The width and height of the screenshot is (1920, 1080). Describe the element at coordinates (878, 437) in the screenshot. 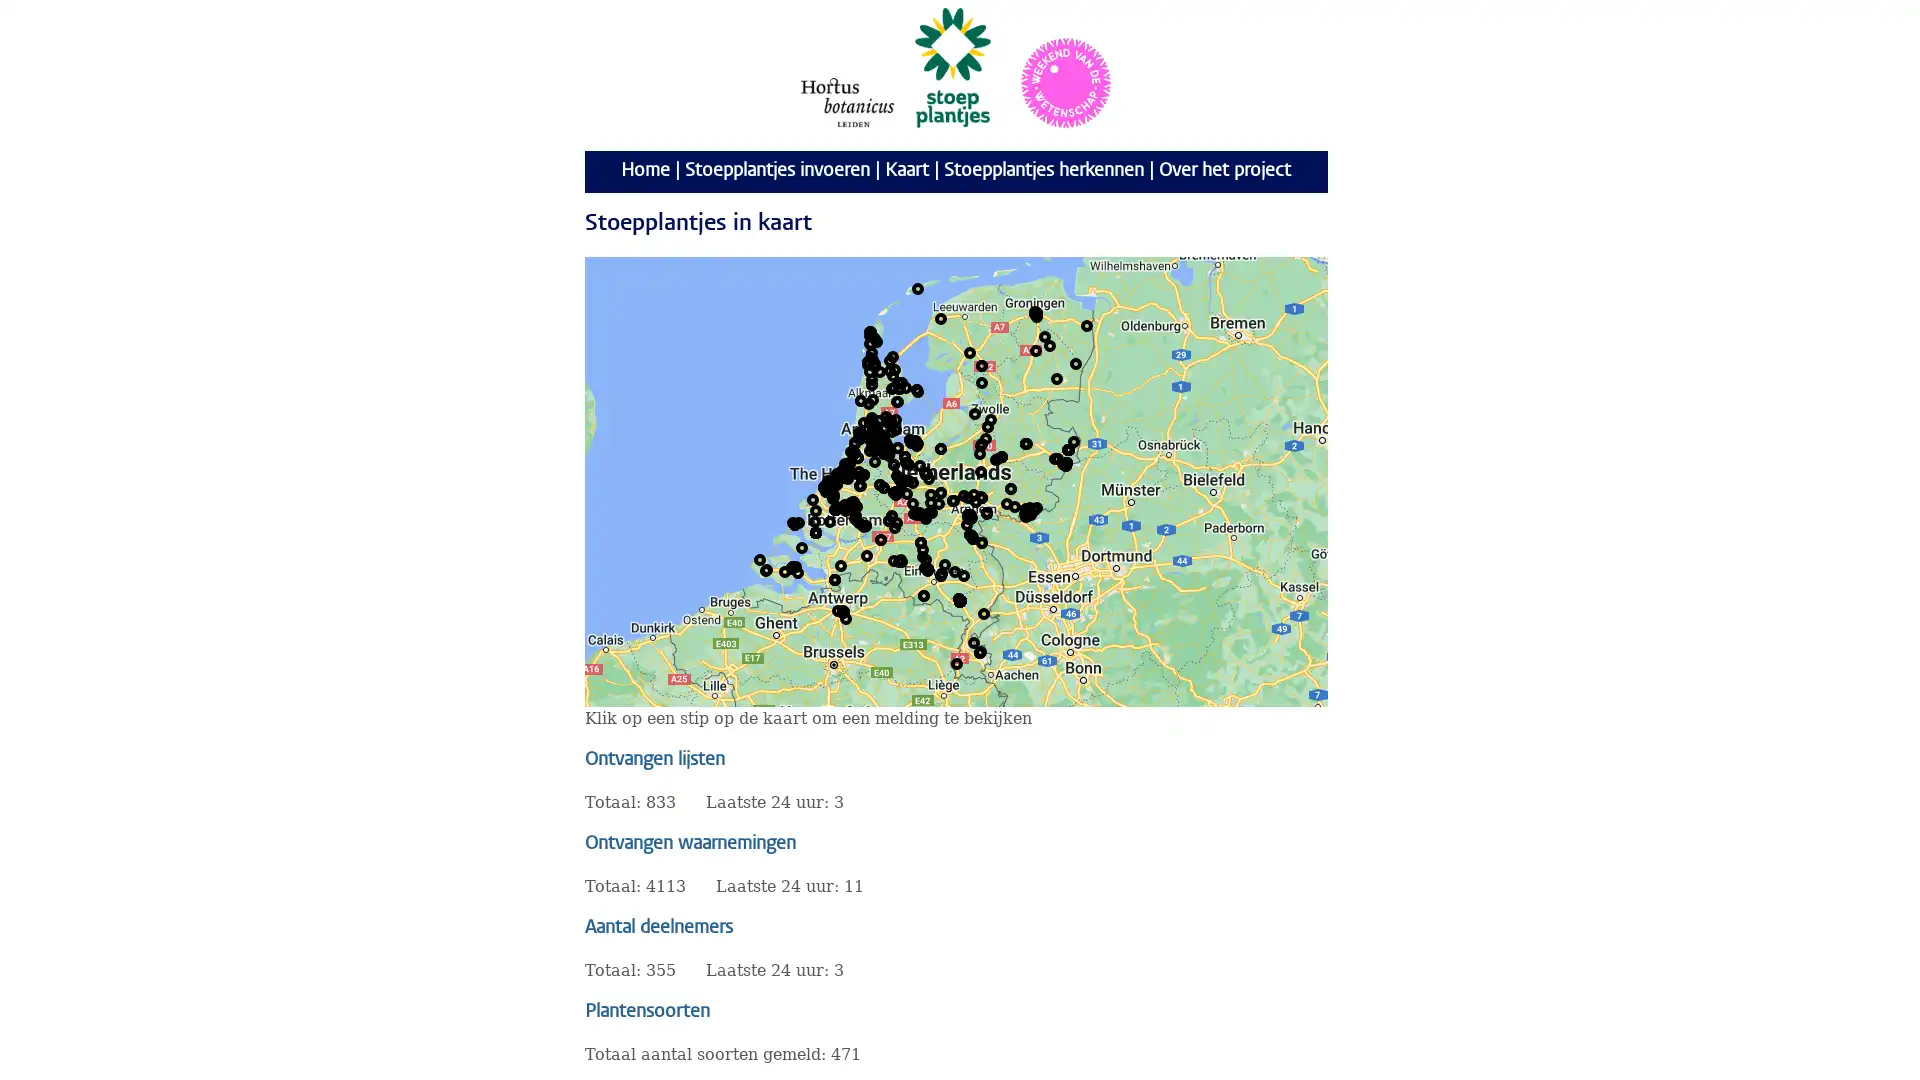

I see `Telling van op 17 mei 2022` at that location.